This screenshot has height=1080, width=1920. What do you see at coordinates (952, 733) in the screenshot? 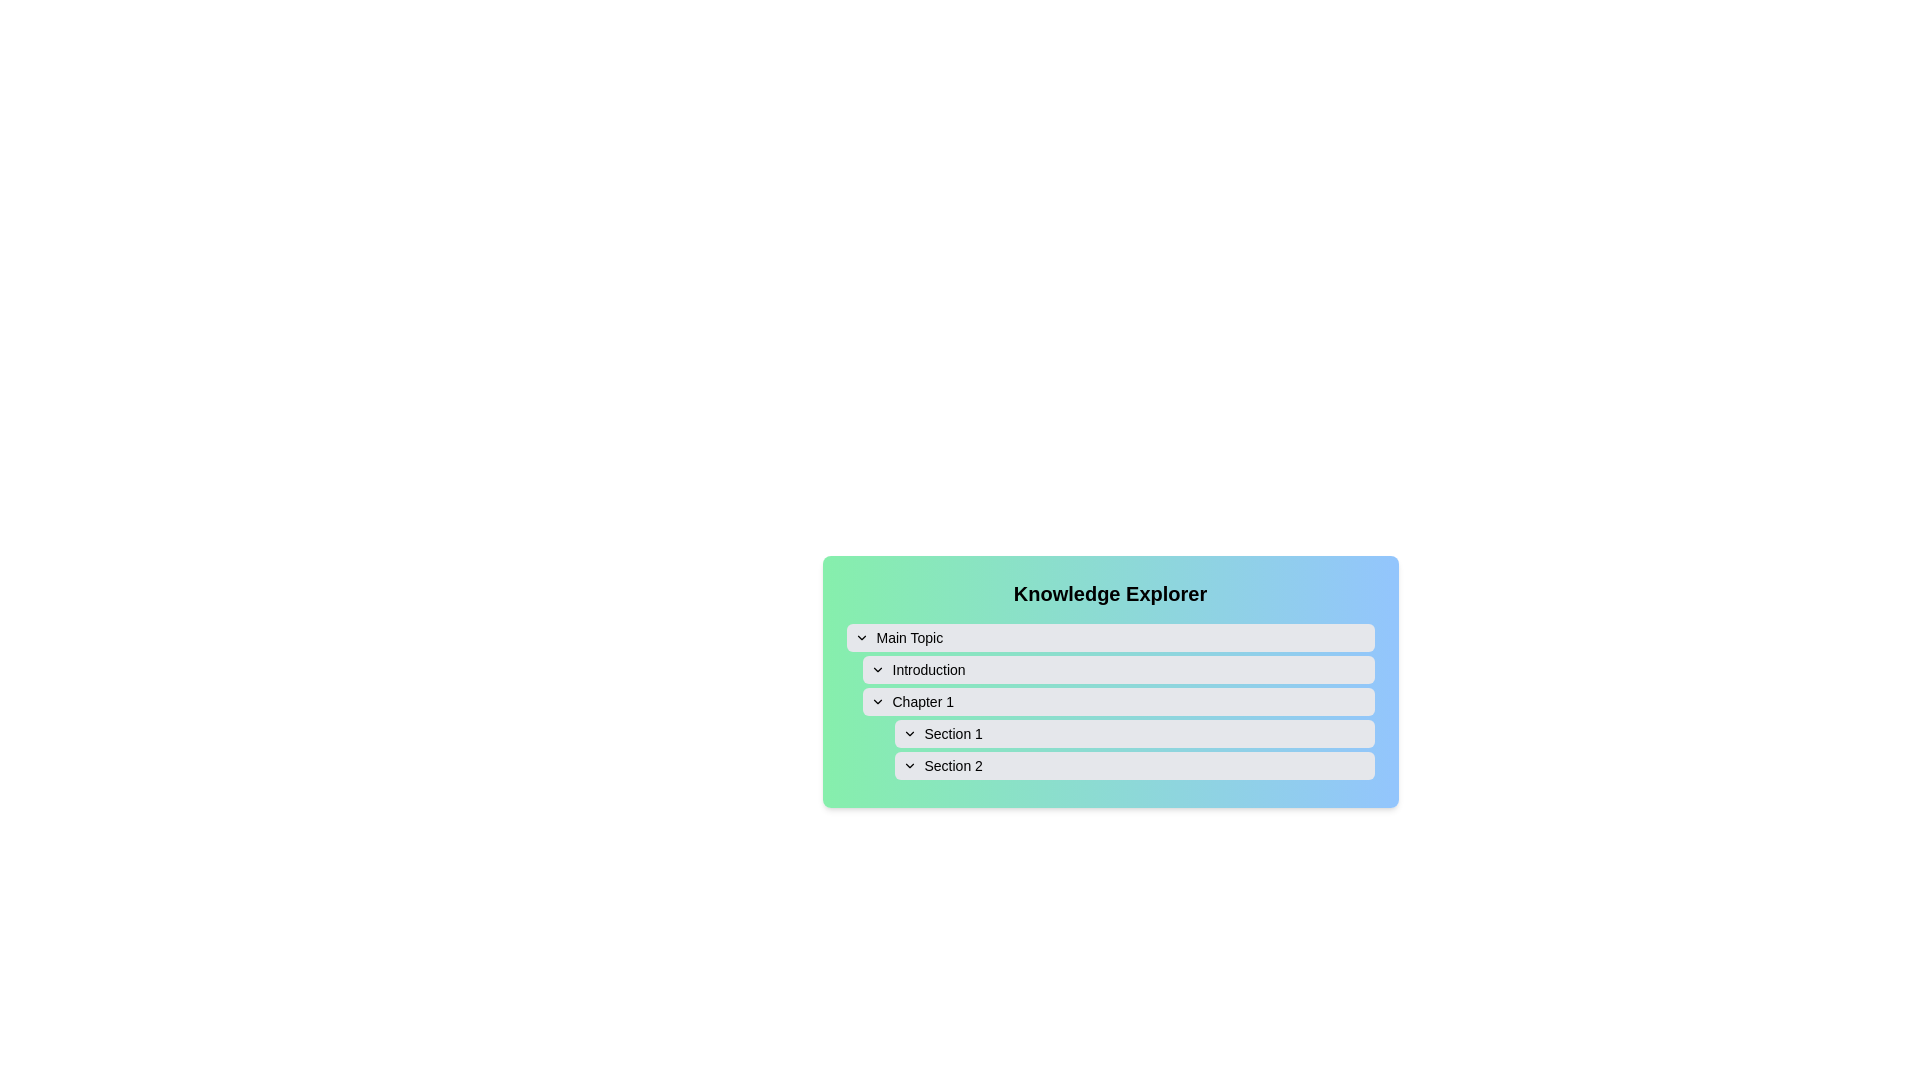
I see `the text label displaying 'Section 1' in gray color, located under 'Chapter 1' in the hierarchical interface` at bounding box center [952, 733].